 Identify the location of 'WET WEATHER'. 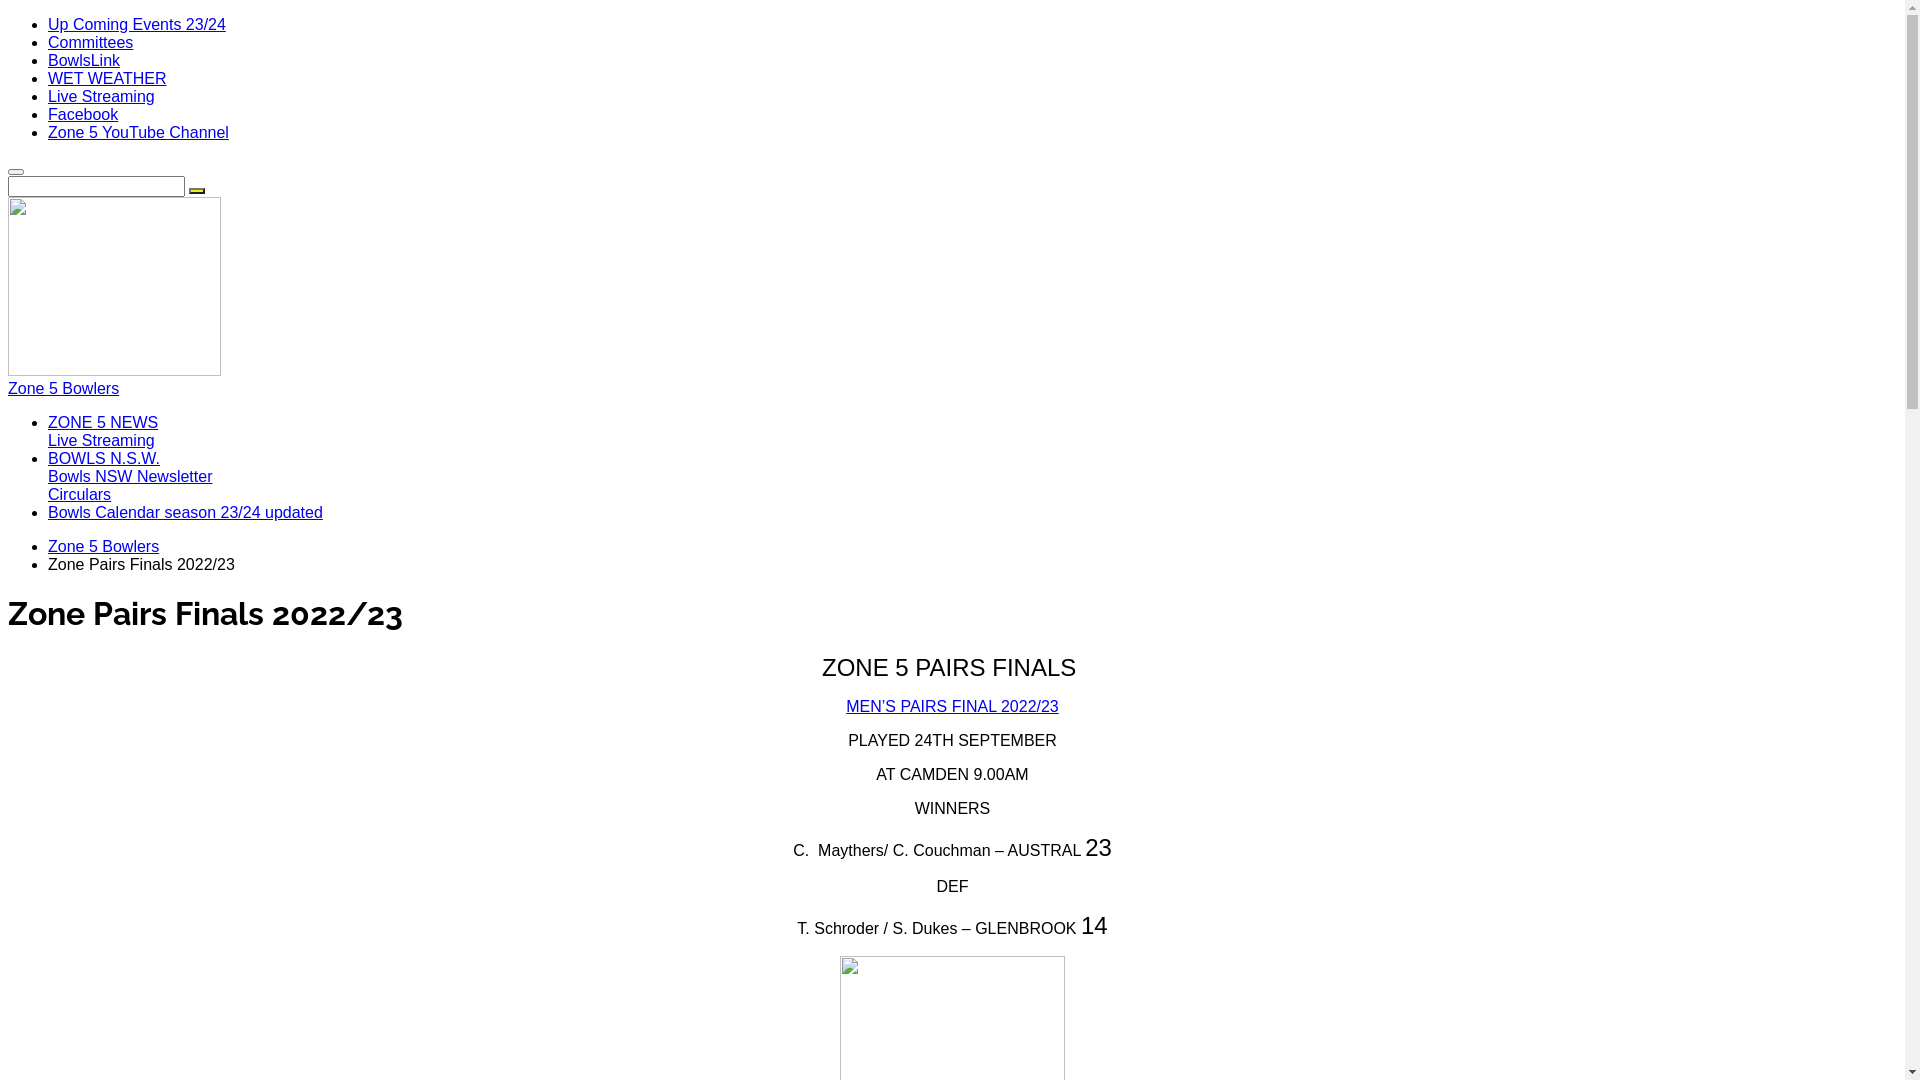
(106, 77).